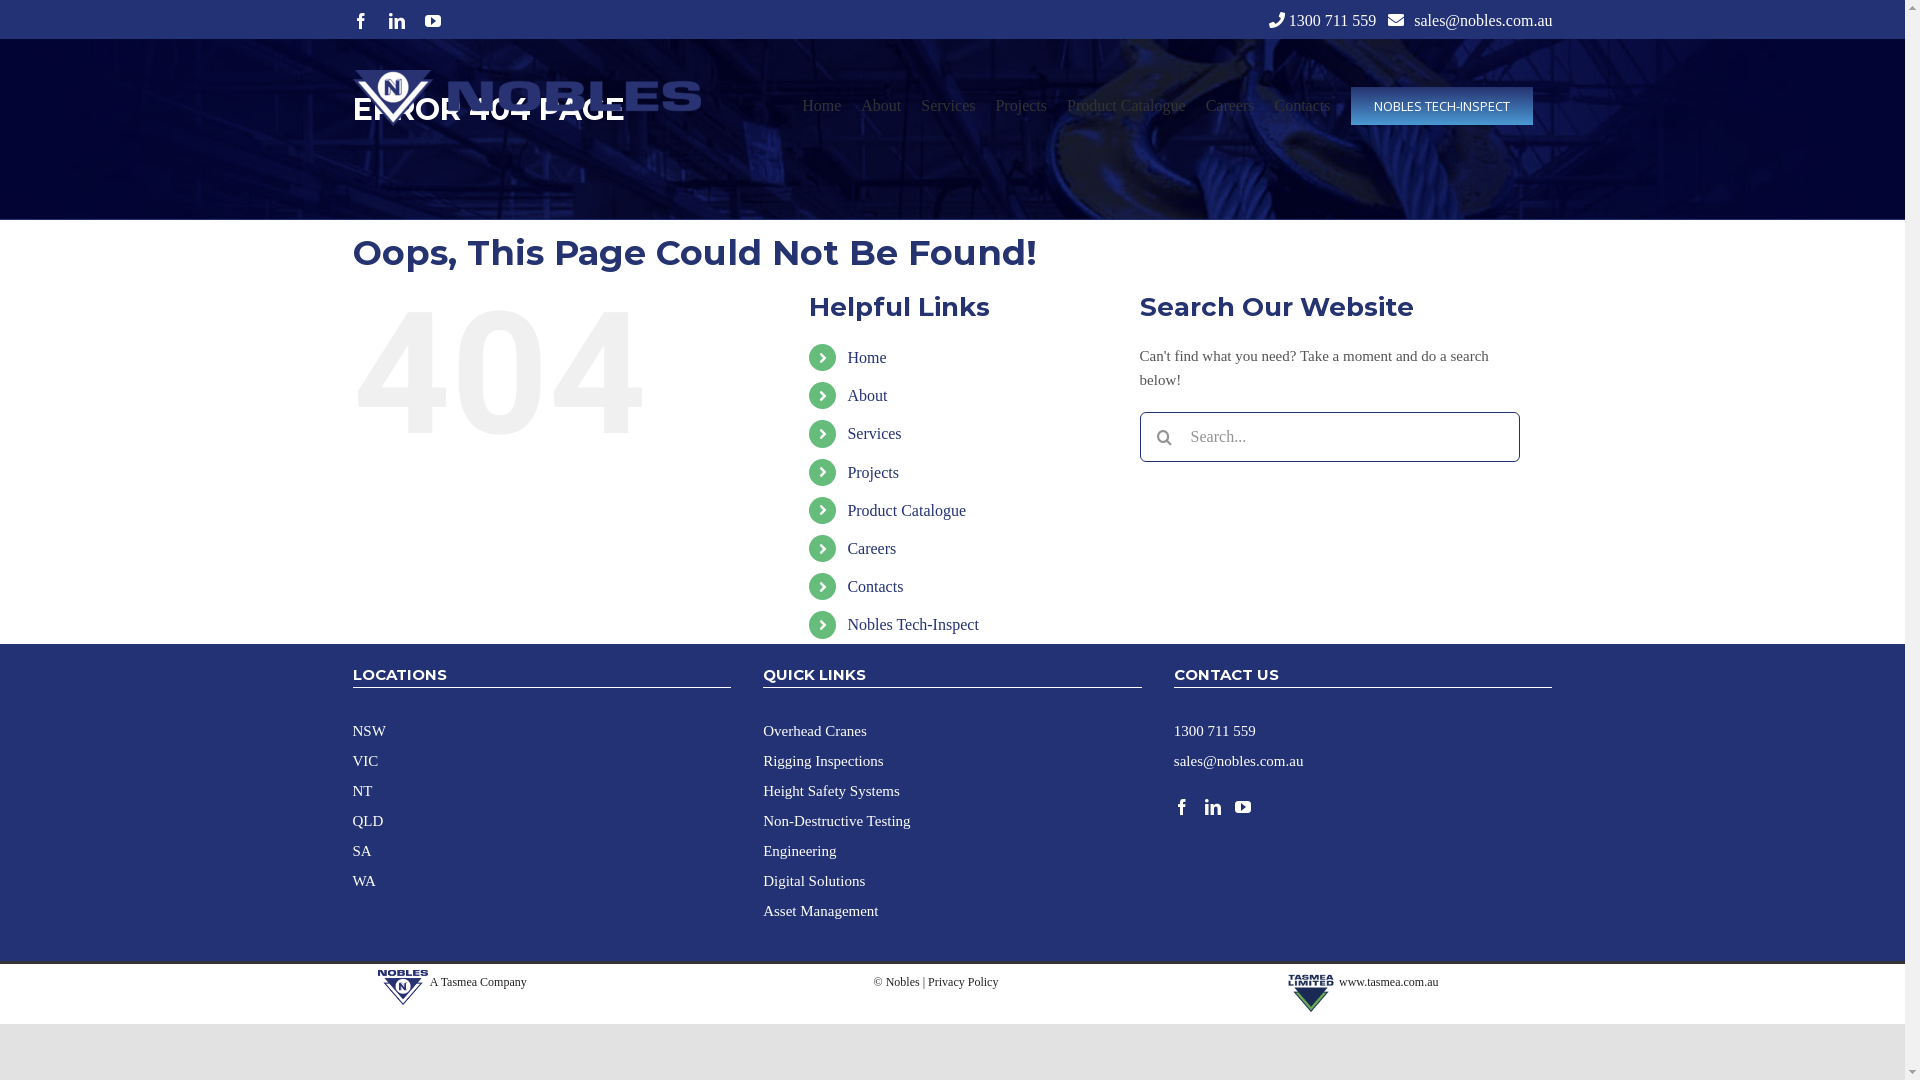  What do you see at coordinates (360, 20) in the screenshot?
I see `'Facebook'` at bounding box center [360, 20].